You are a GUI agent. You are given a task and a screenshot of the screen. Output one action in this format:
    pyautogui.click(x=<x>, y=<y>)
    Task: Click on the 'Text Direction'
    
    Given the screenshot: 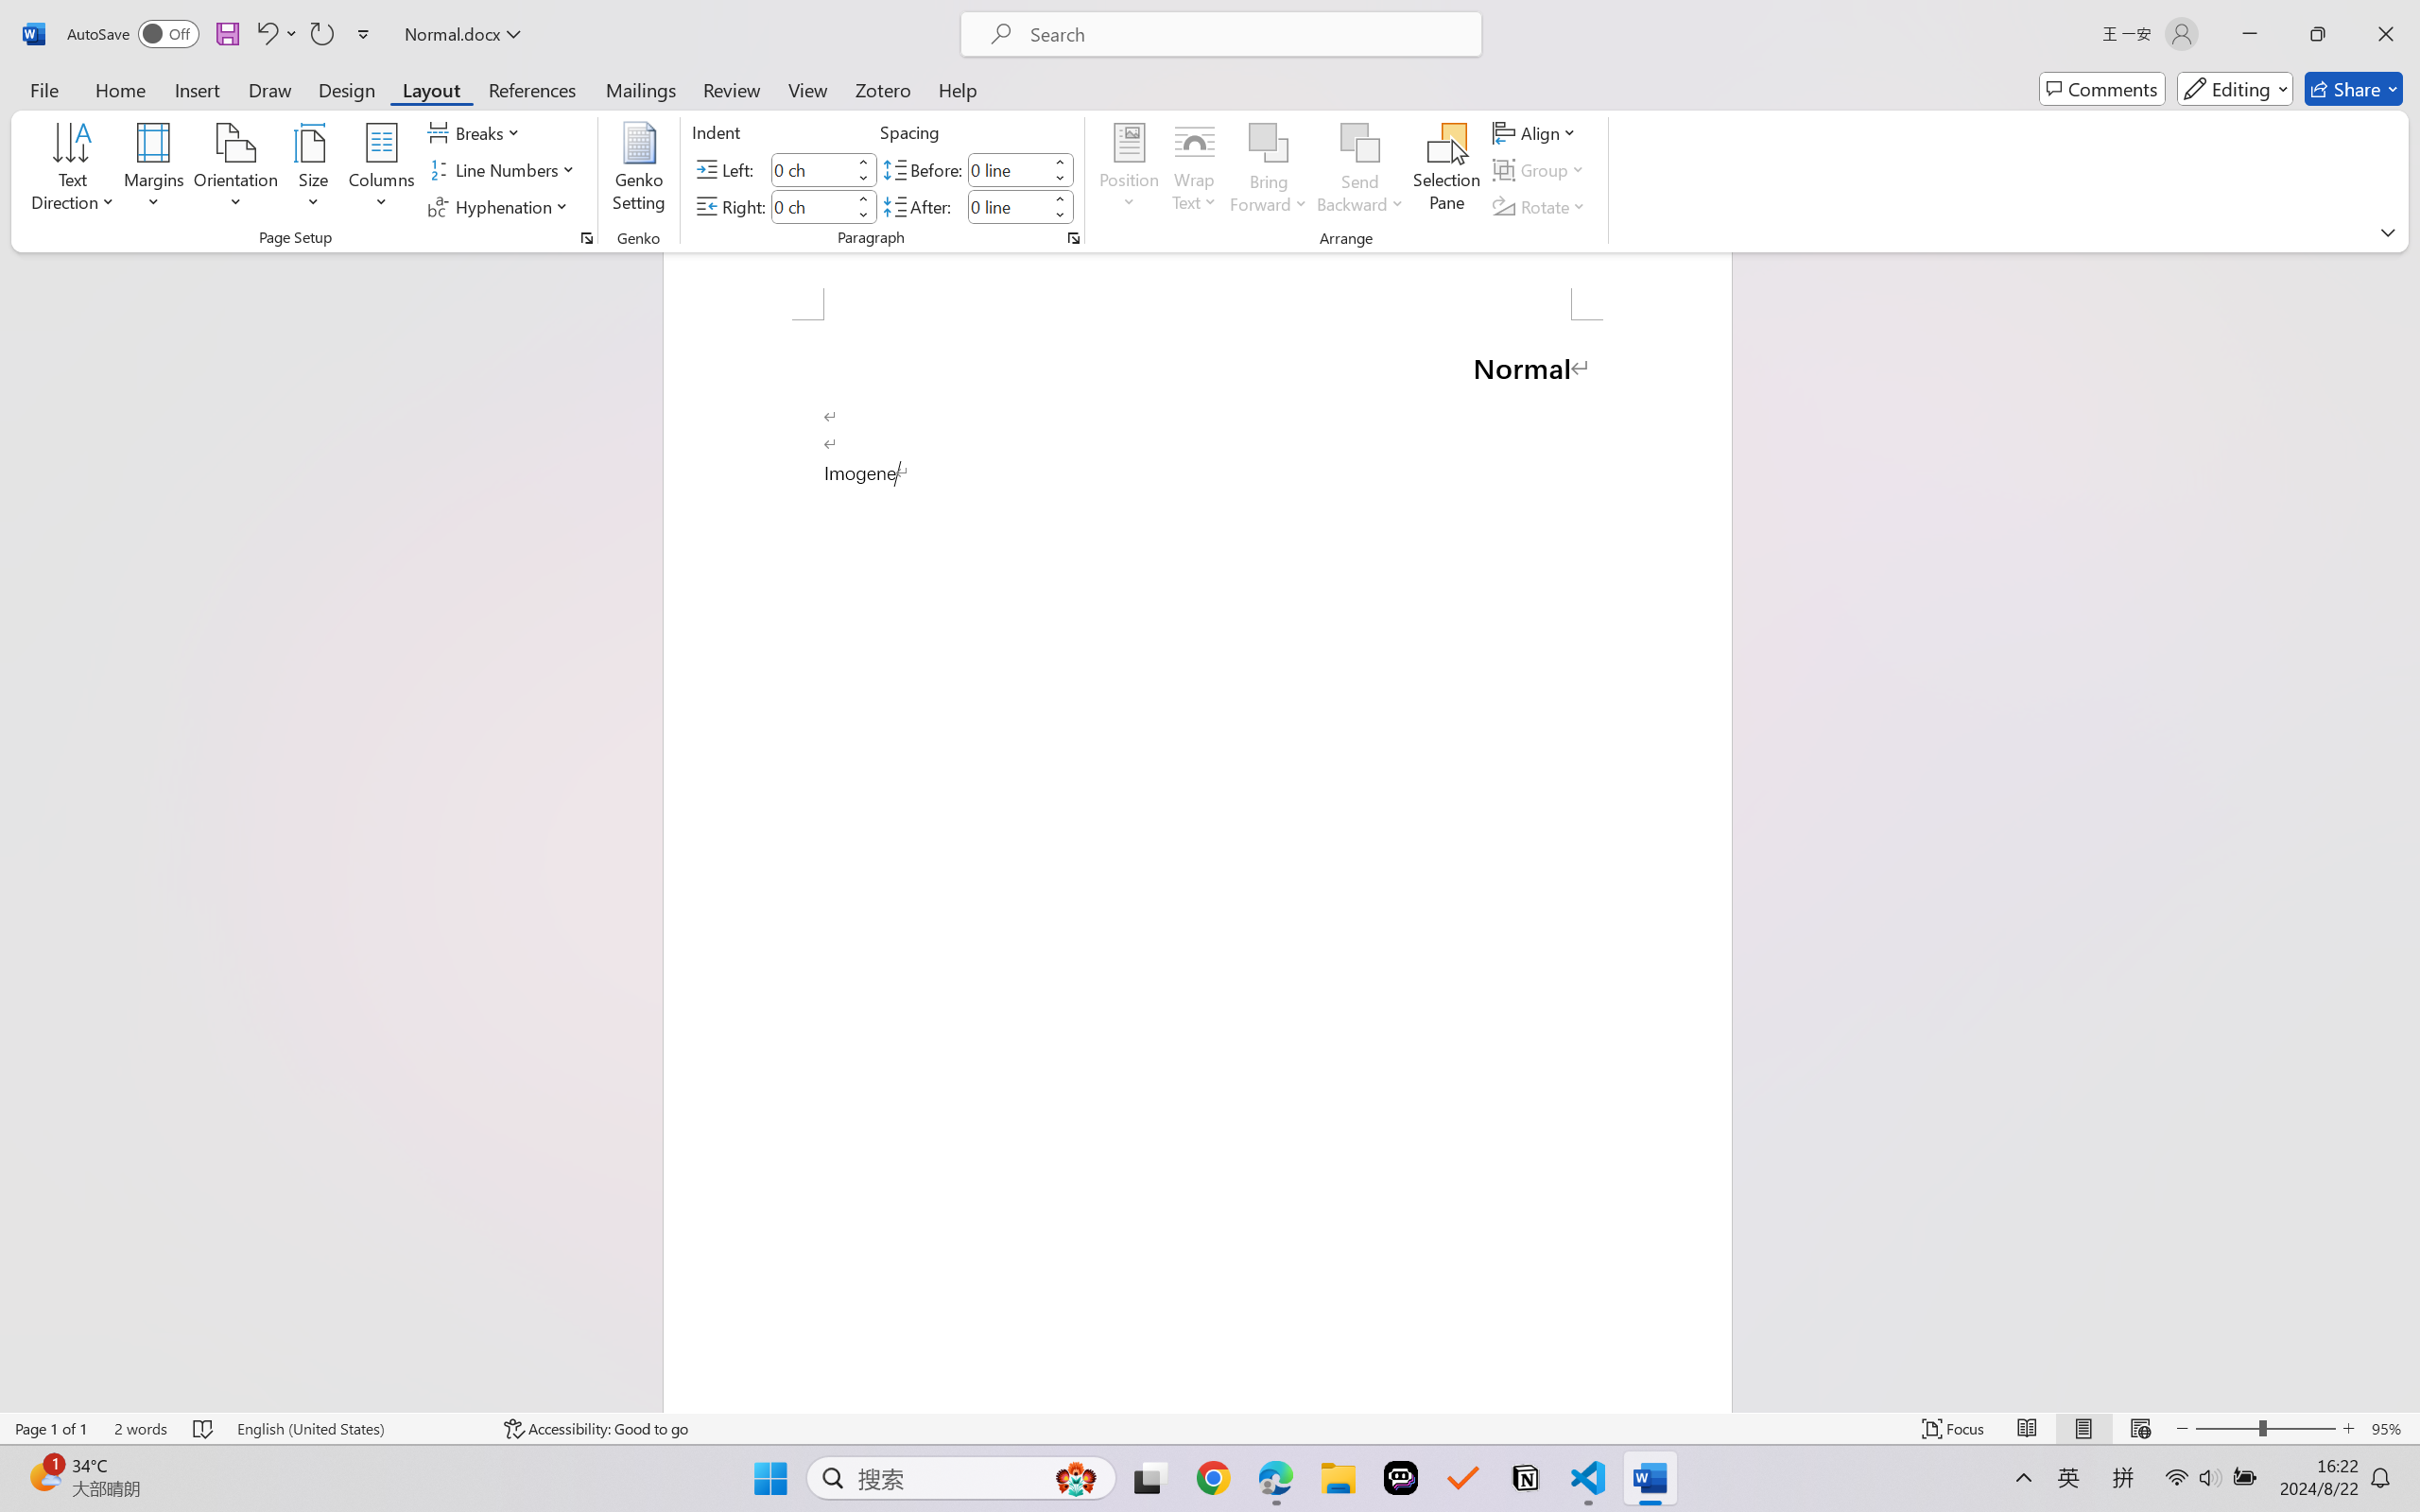 What is the action you would take?
    pyautogui.click(x=73, y=170)
    